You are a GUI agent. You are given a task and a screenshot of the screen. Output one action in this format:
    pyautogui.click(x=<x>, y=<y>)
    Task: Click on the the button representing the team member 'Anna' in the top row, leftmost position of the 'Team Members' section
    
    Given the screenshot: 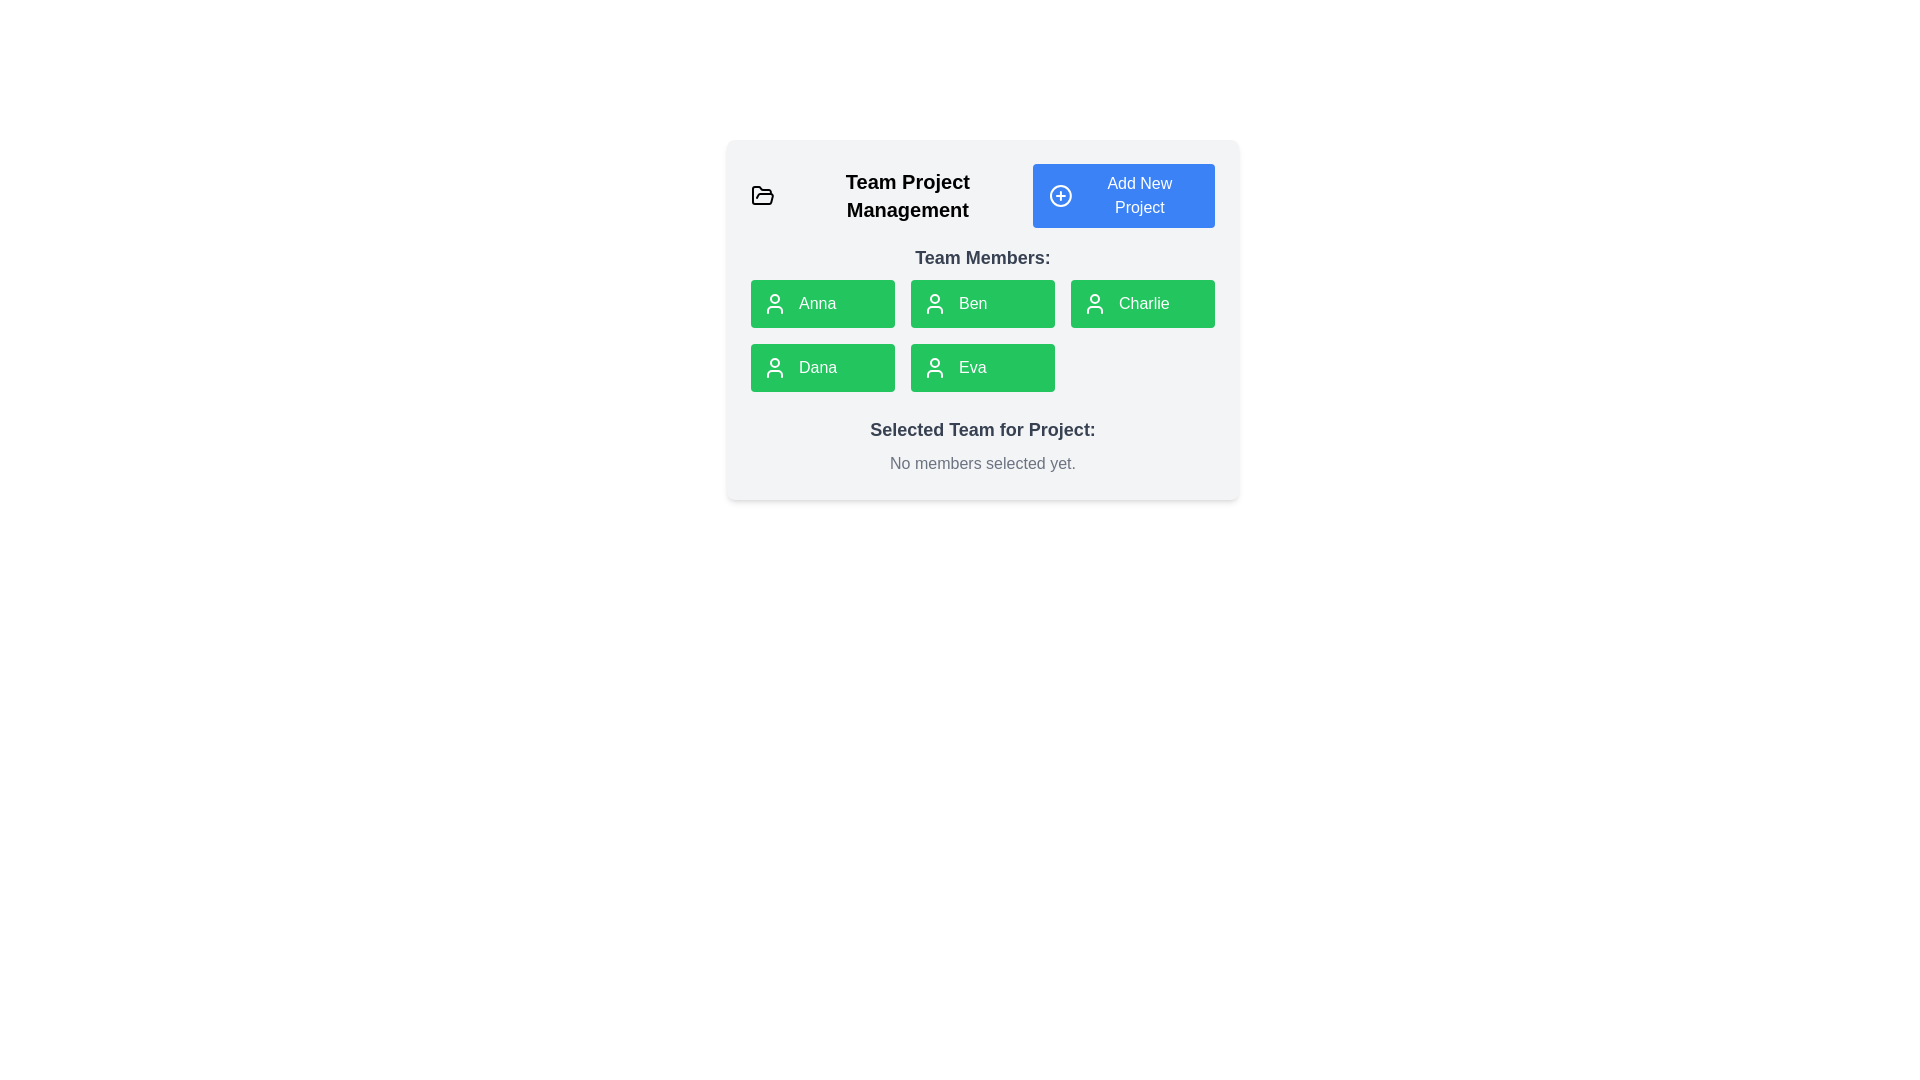 What is the action you would take?
    pyautogui.click(x=822, y=304)
    